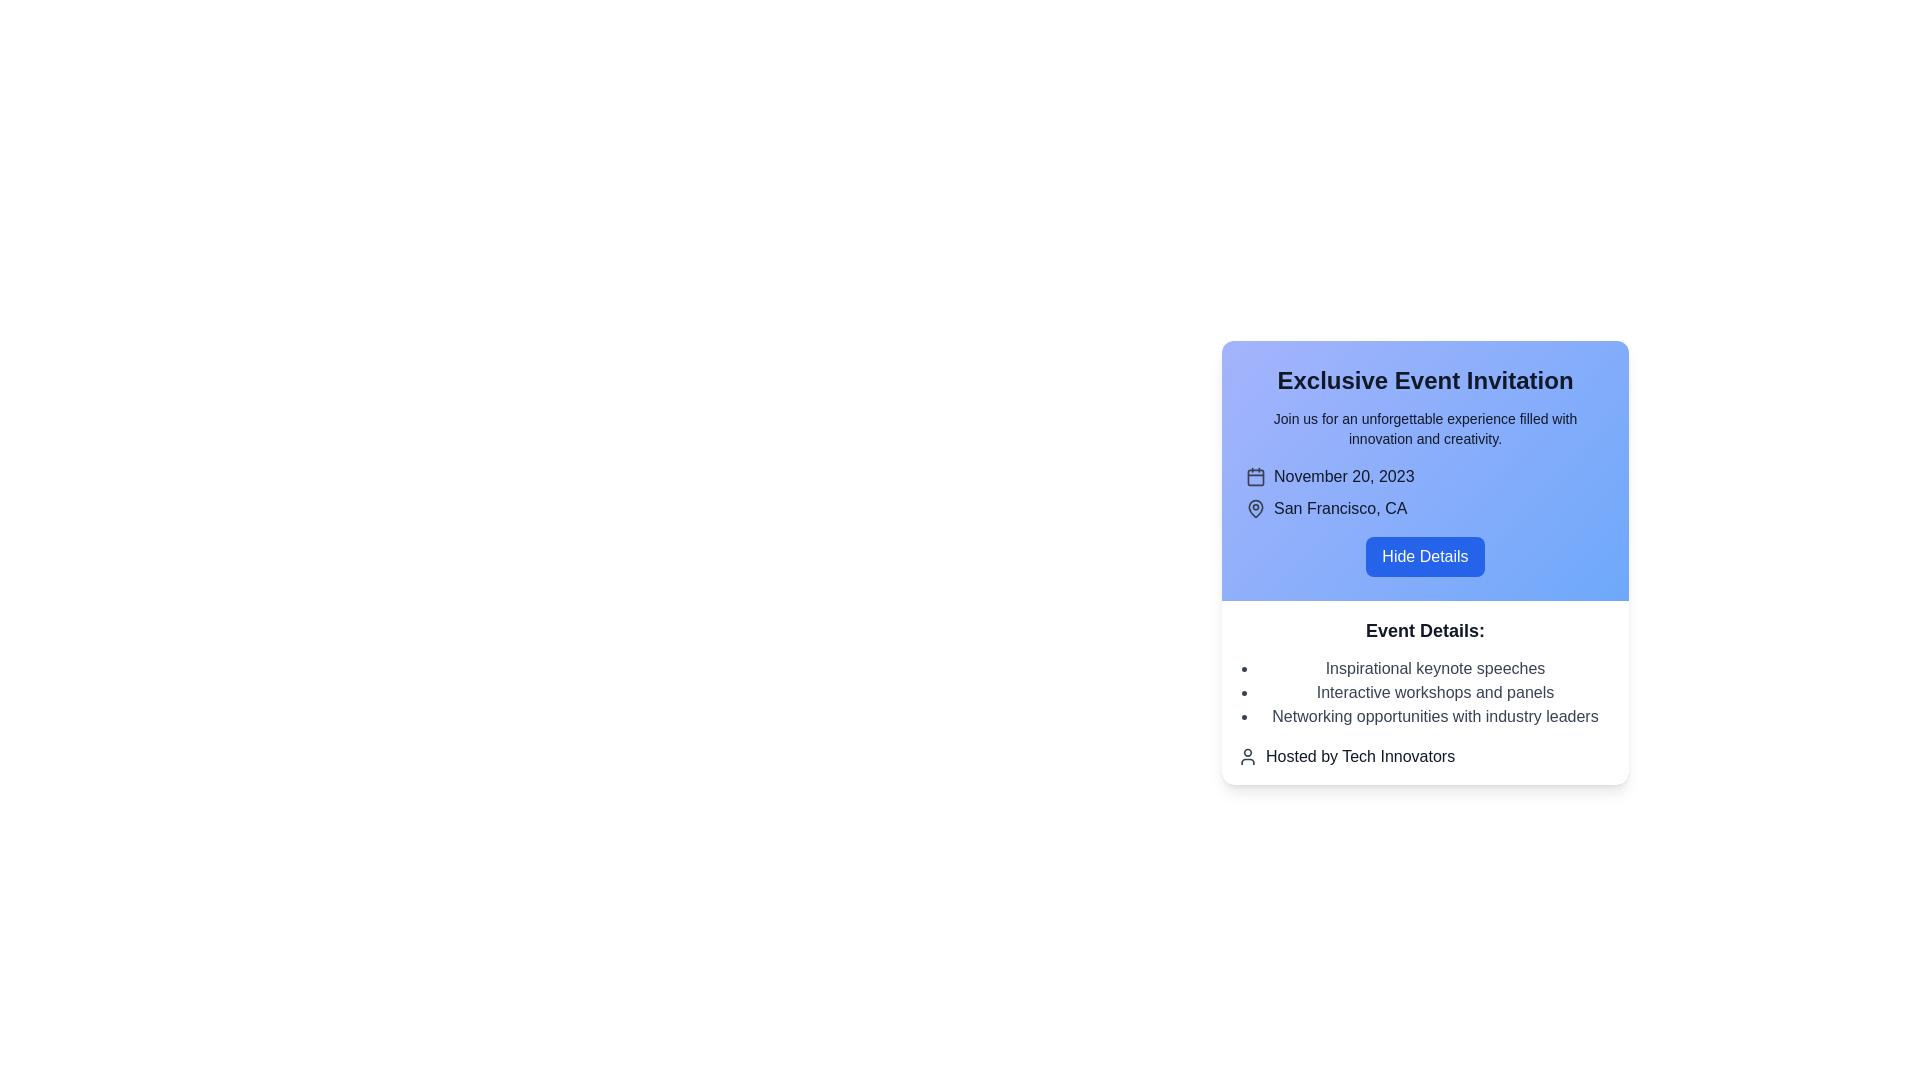  I want to click on the Text Label element that reads 'Inspirational keynote speeches', which is the first item in the bulleted list under 'Event Details', so click(1434, 668).